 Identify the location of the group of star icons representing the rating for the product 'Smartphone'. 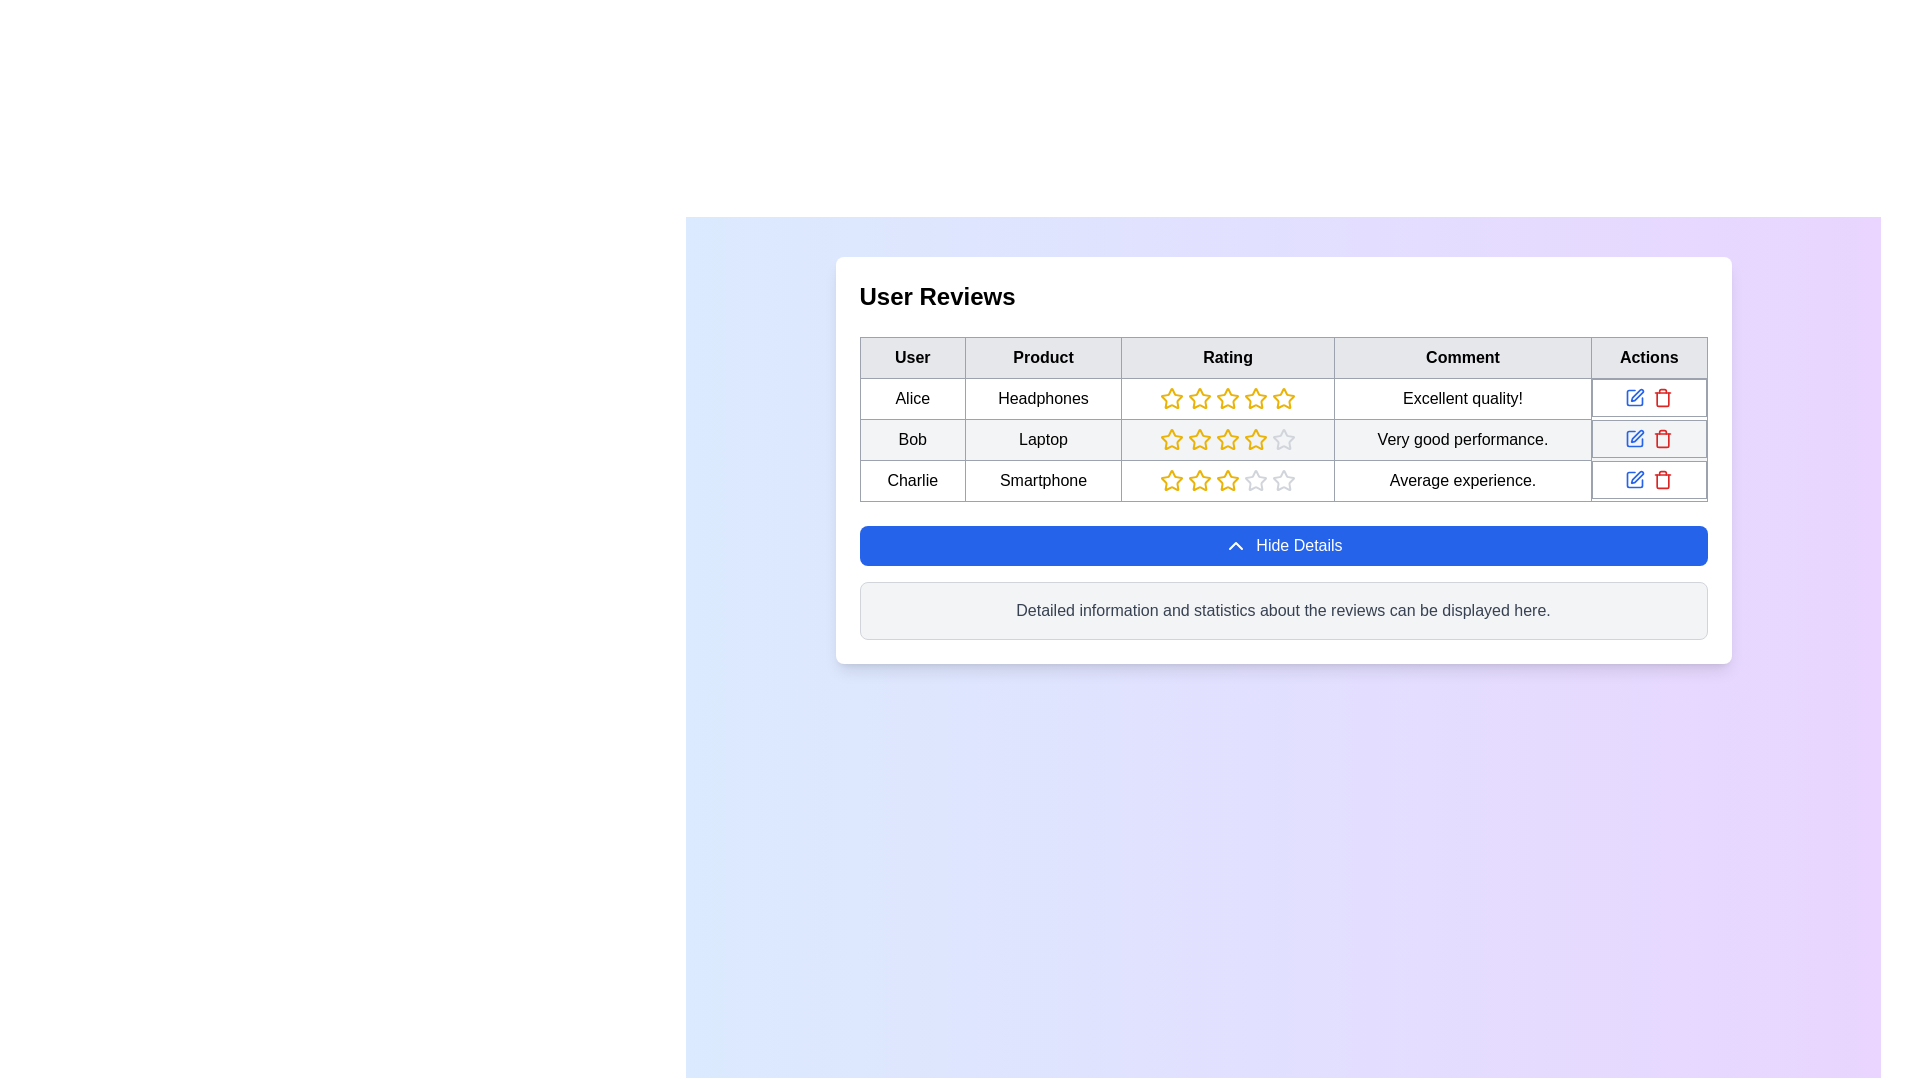
(1227, 481).